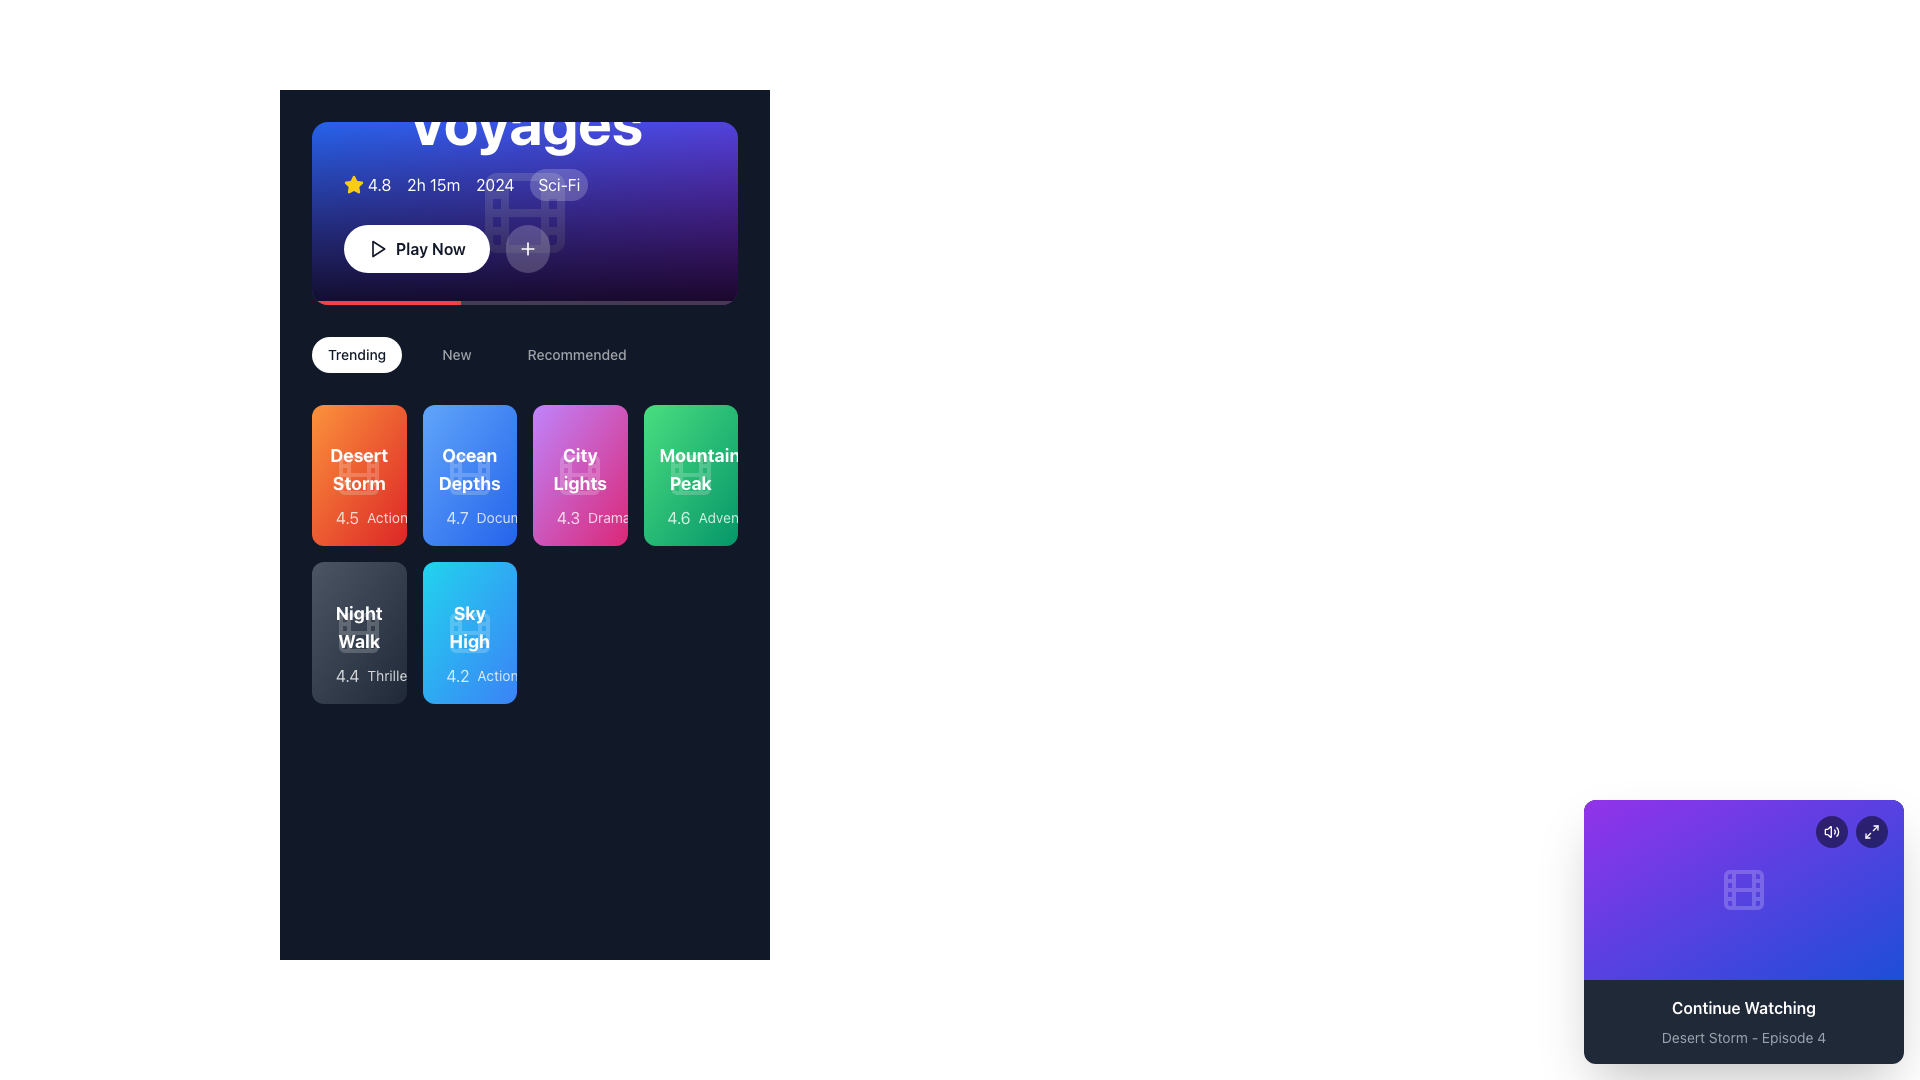  What do you see at coordinates (1832, 832) in the screenshot?
I see `the compact circular button with a black semi-transparent background and a speaker icon to change its appearance` at bounding box center [1832, 832].